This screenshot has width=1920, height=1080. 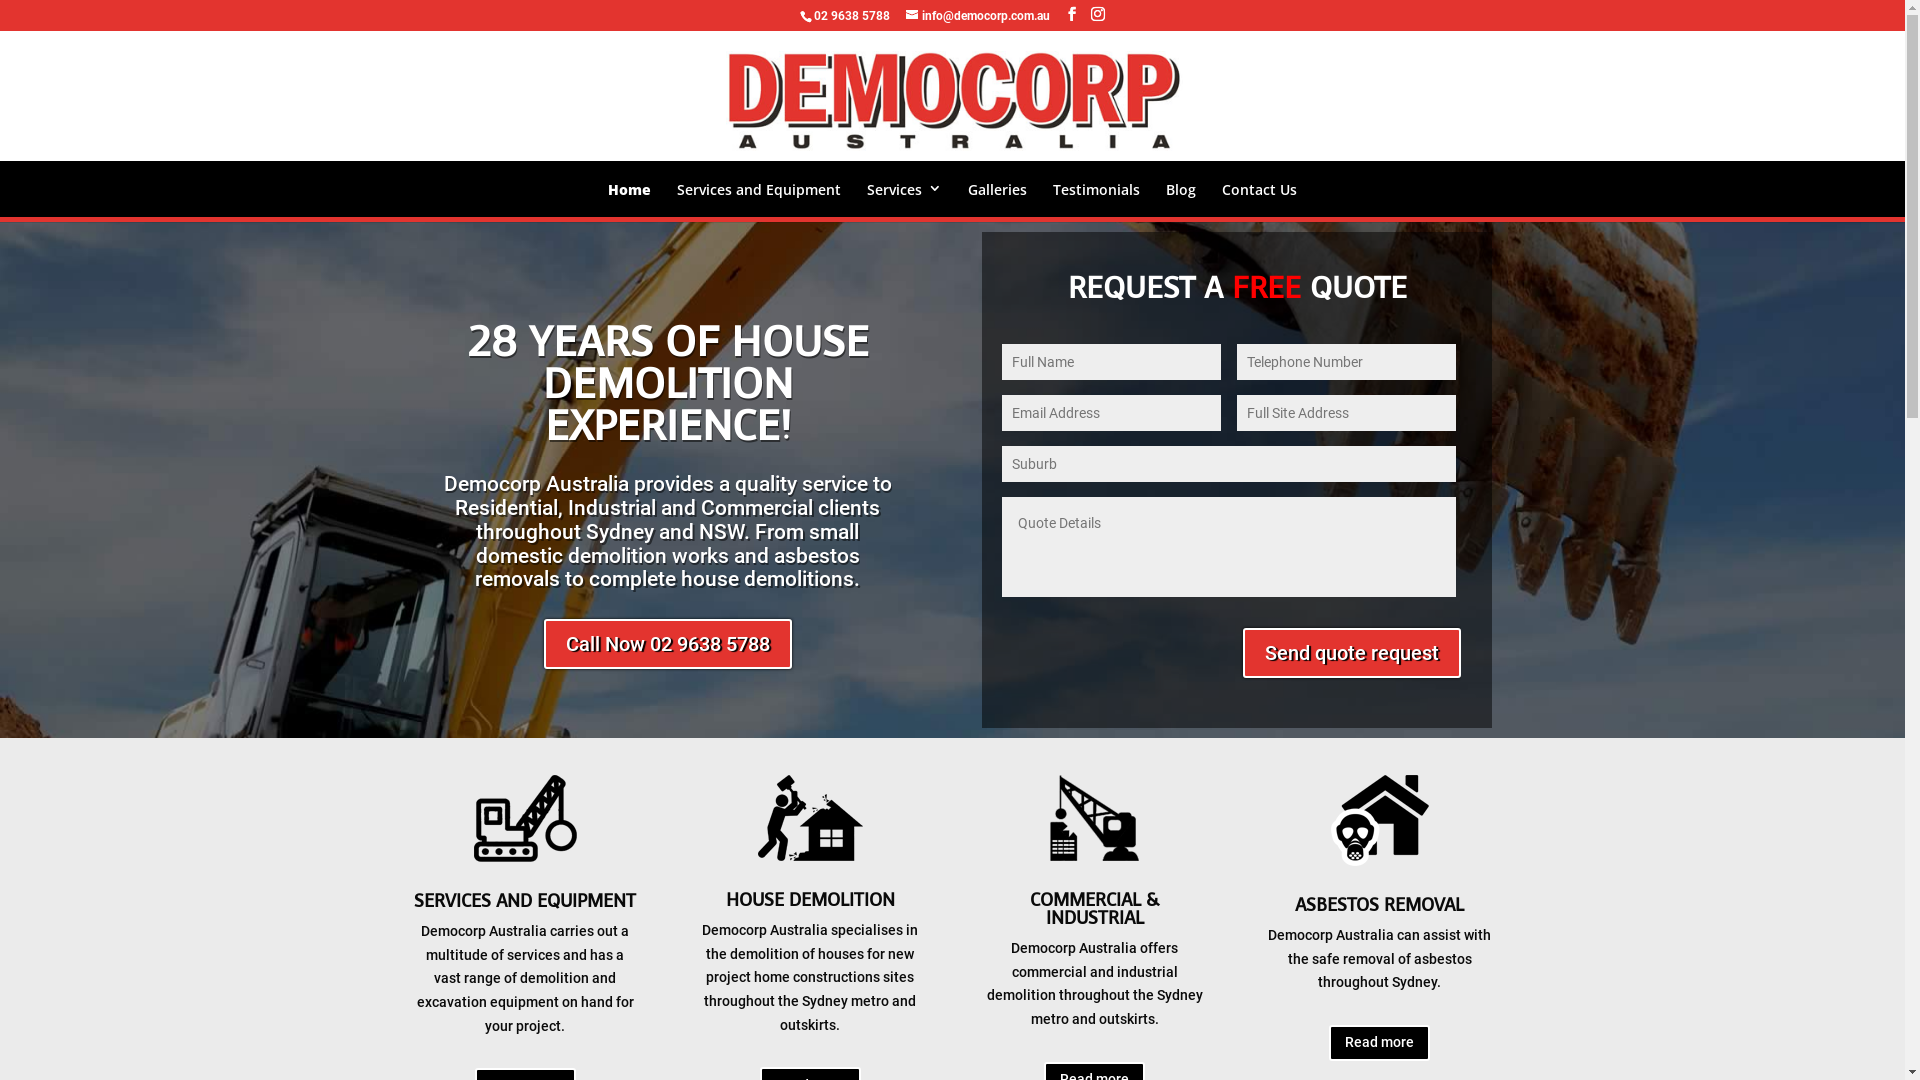 I want to click on 'Services and Equipment', so click(x=757, y=189).